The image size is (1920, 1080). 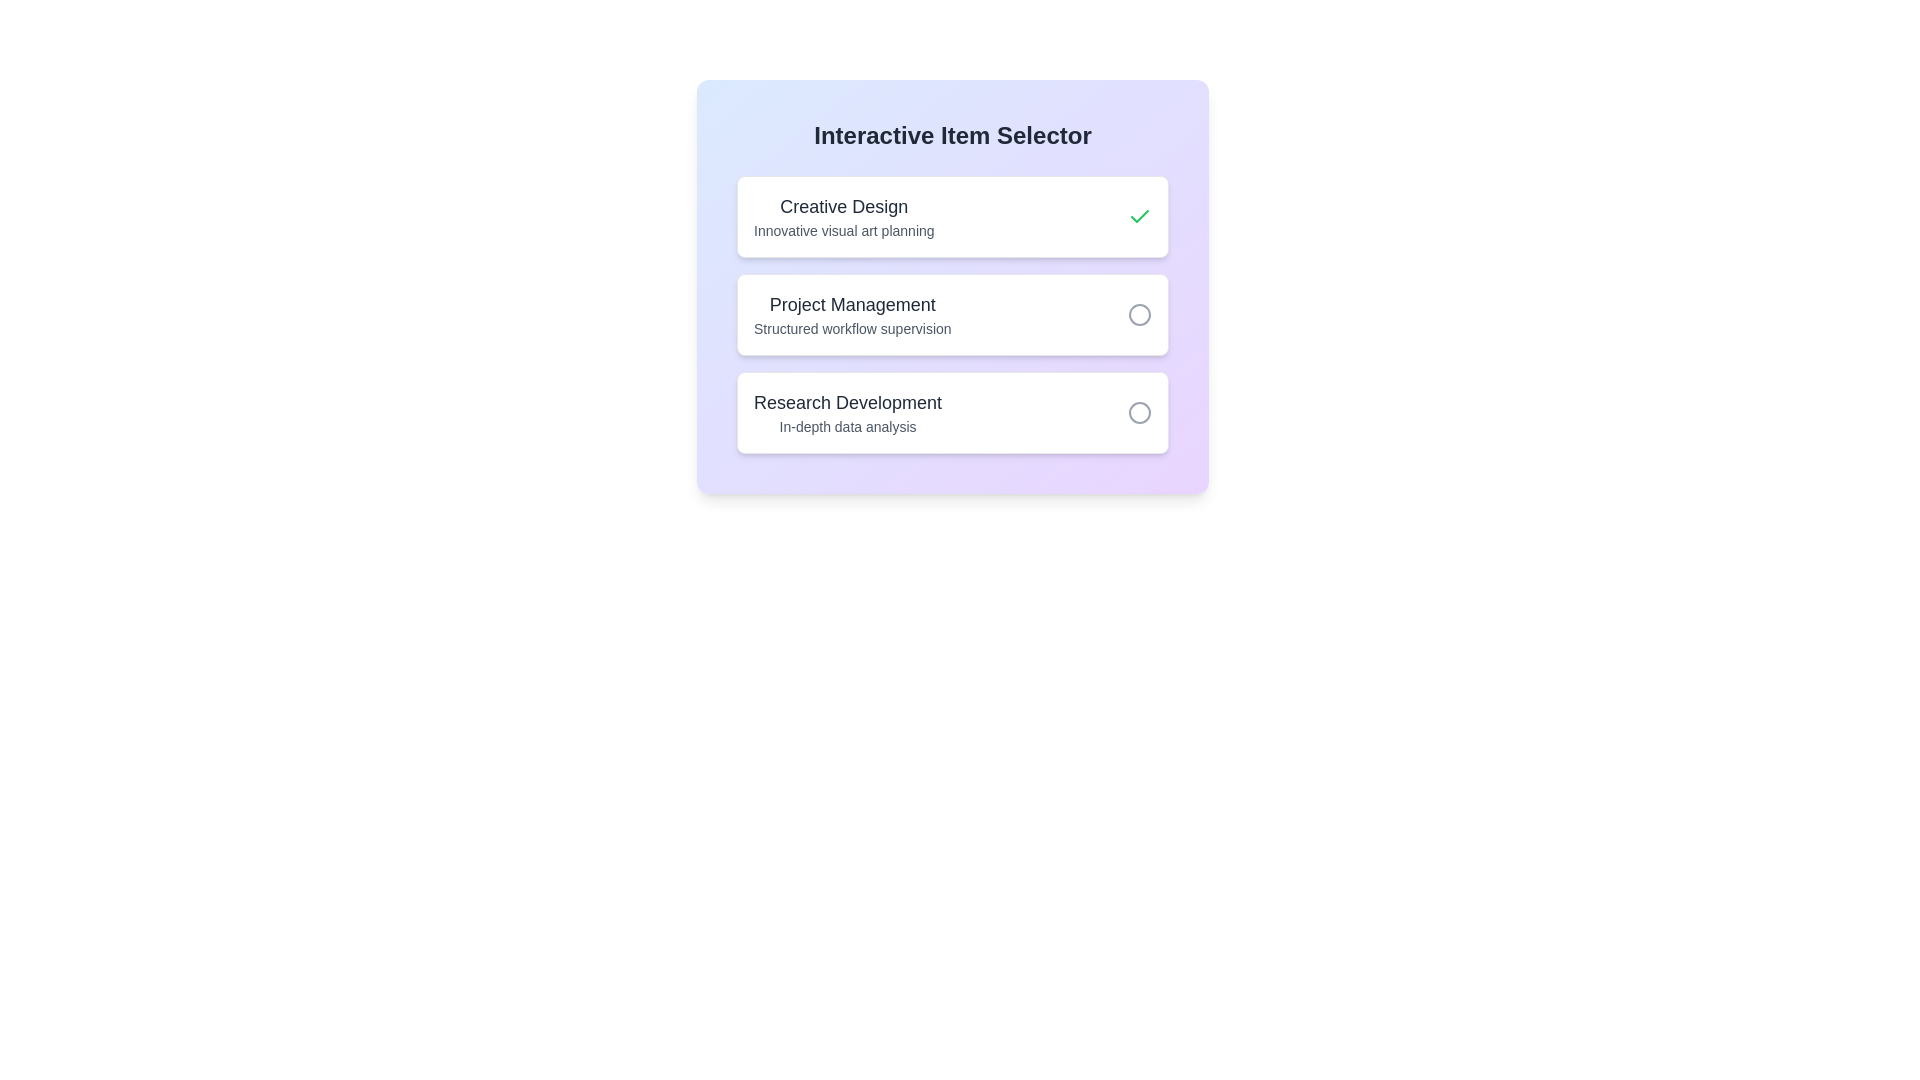 I want to click on the item Project Management by clicking its toggle button, so click(x=1140, y=315).